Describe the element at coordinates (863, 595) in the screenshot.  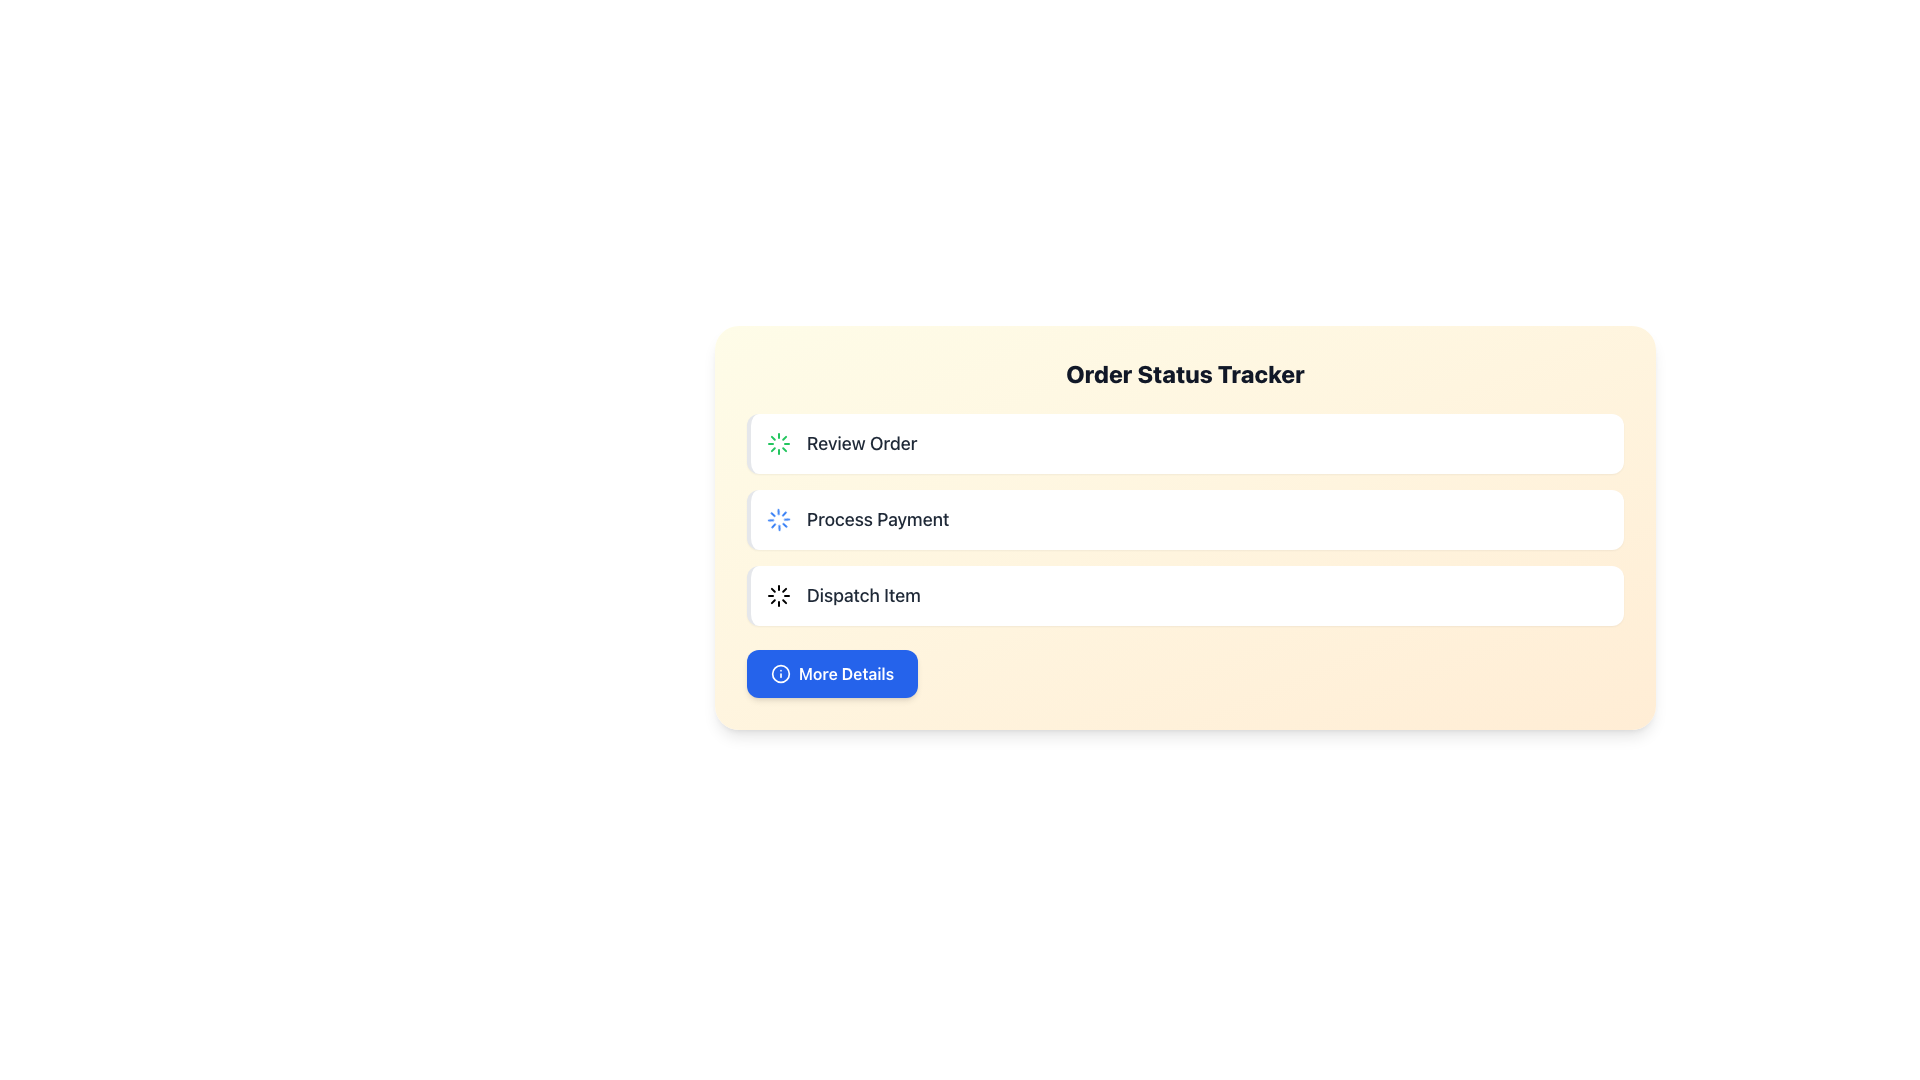
I see `the text label element displaying 'Dispatch Item', which is styled in medium-sized dark gray font and located below the 'Process Payment' step in the 'Order Status Tracker' interface` at that location.